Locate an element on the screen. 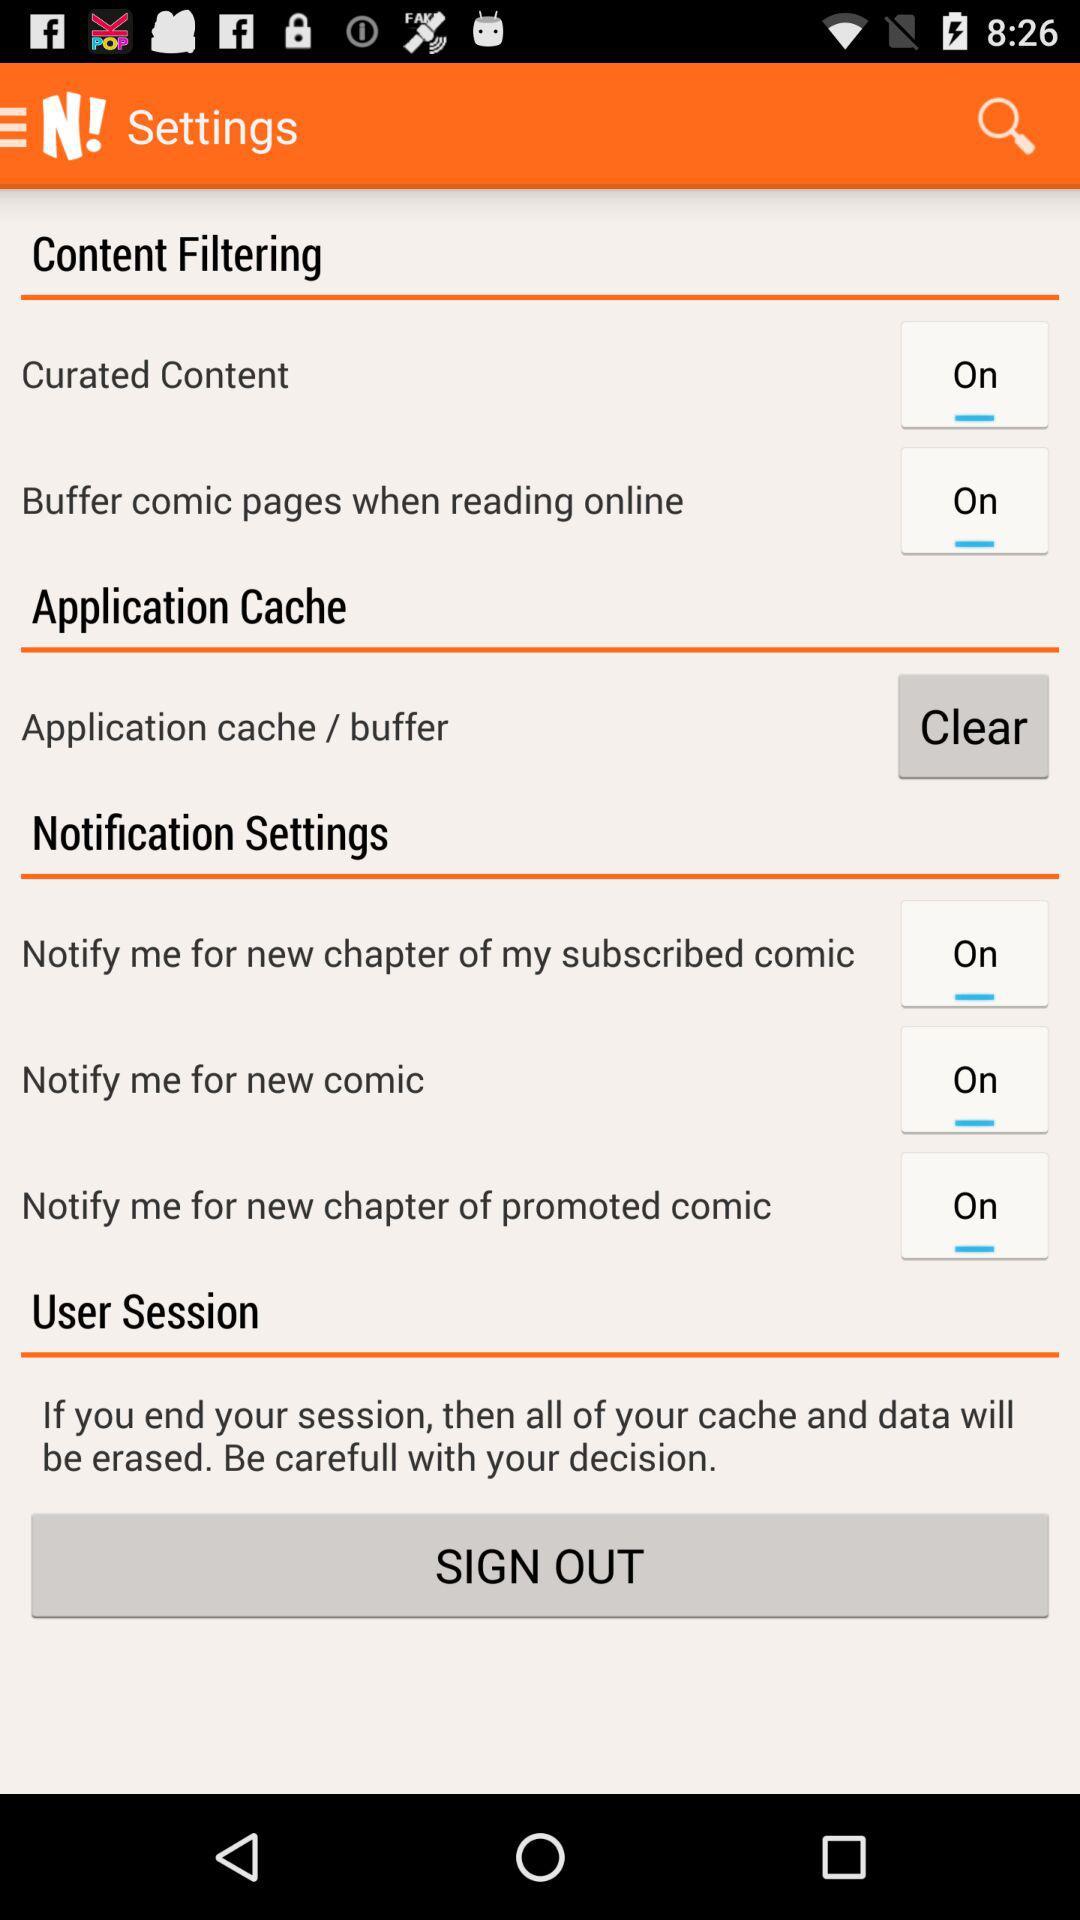 This screenshot has height=1920, width=1080. the clear is located at coordinates (972, 724).